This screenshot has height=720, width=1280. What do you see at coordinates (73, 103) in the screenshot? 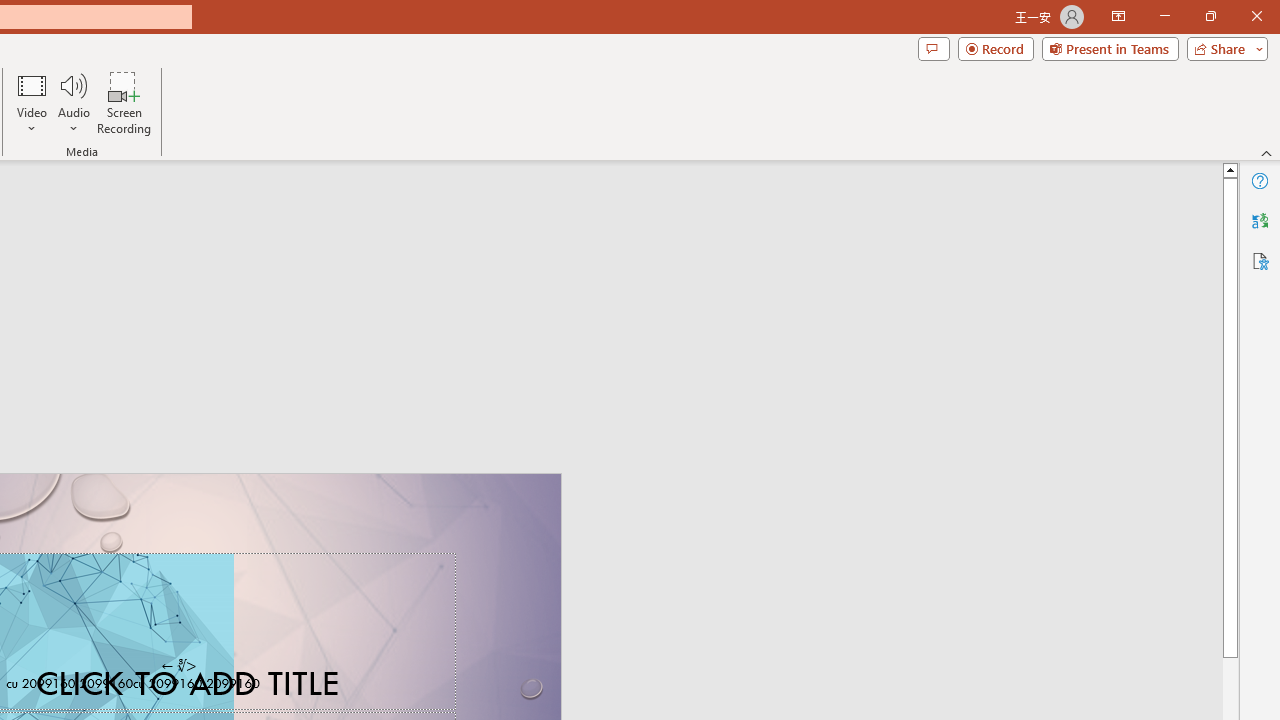
I see `'Audio'` at bounding box center [73, 103].